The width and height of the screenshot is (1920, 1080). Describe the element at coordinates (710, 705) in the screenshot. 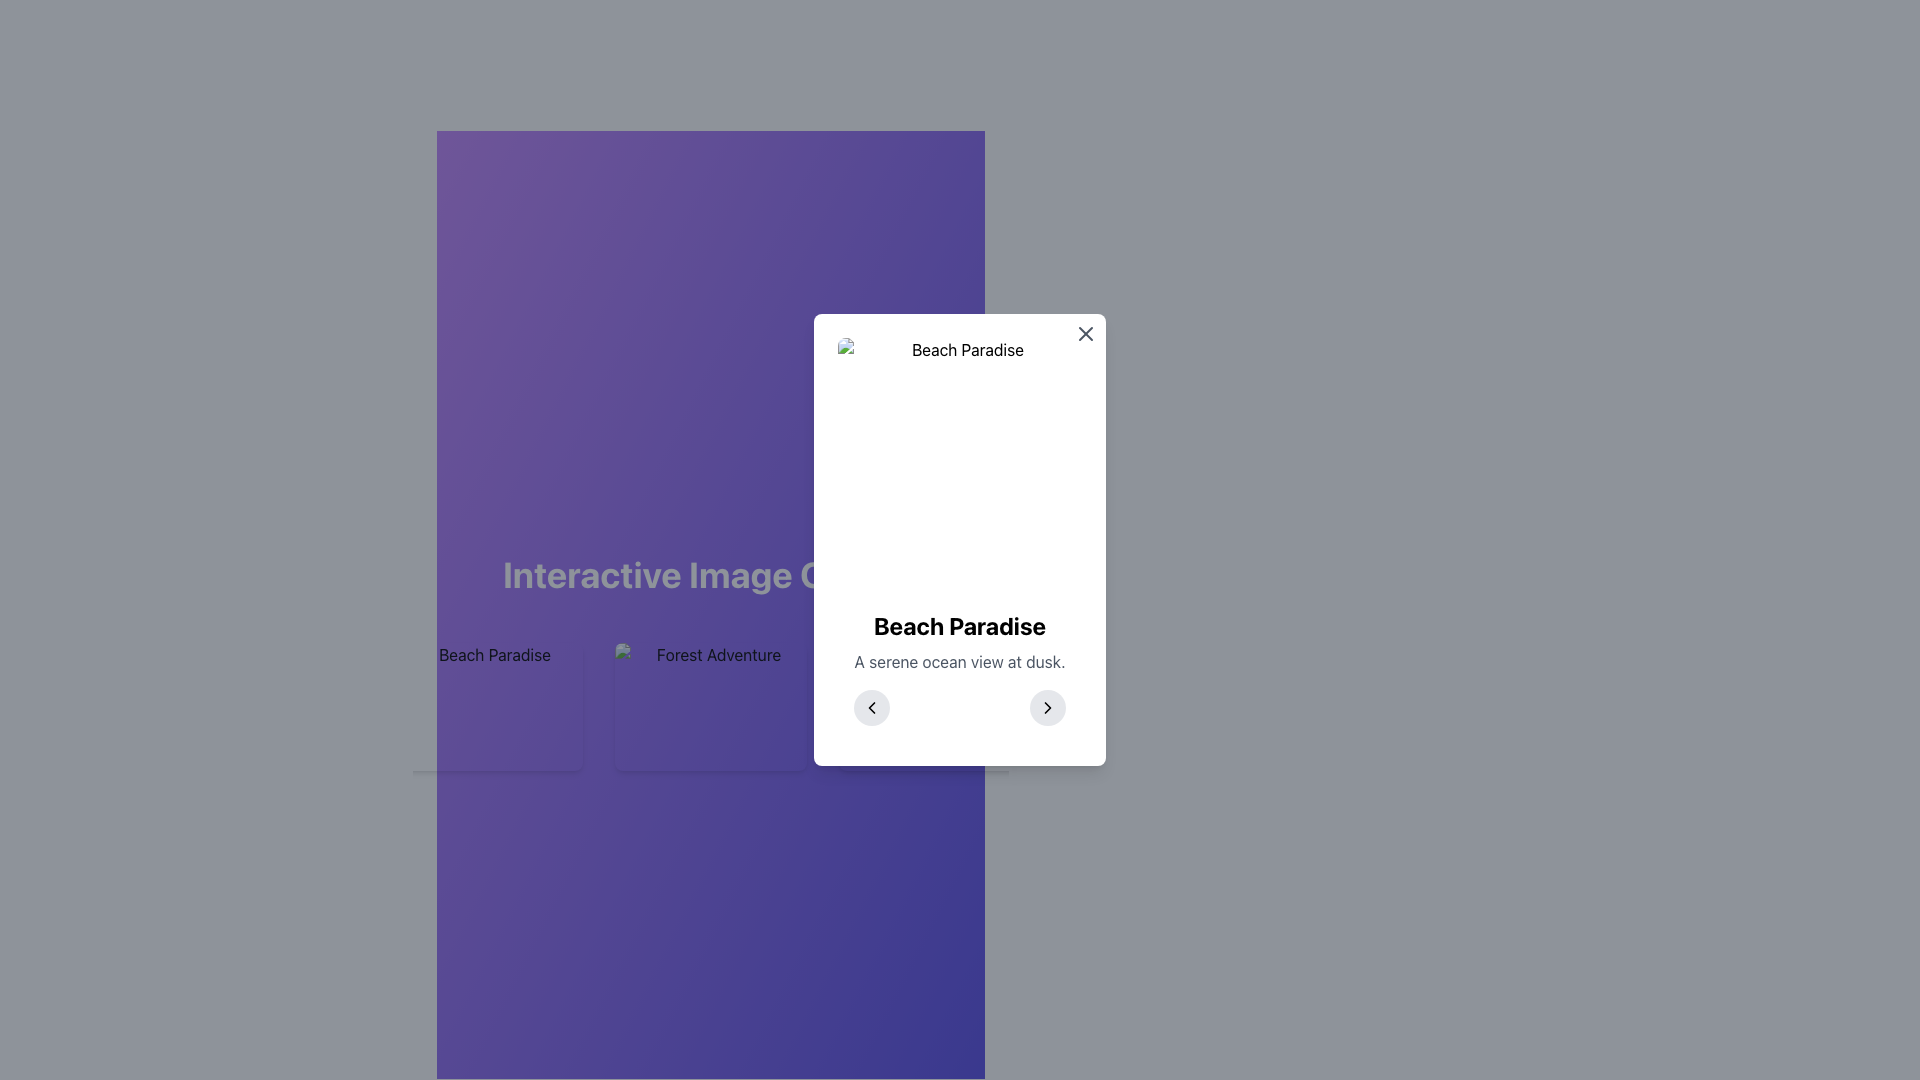

I see `the second interactive card in the horizontal arrangement of three cards, located in the middle row of the interface` at that location.